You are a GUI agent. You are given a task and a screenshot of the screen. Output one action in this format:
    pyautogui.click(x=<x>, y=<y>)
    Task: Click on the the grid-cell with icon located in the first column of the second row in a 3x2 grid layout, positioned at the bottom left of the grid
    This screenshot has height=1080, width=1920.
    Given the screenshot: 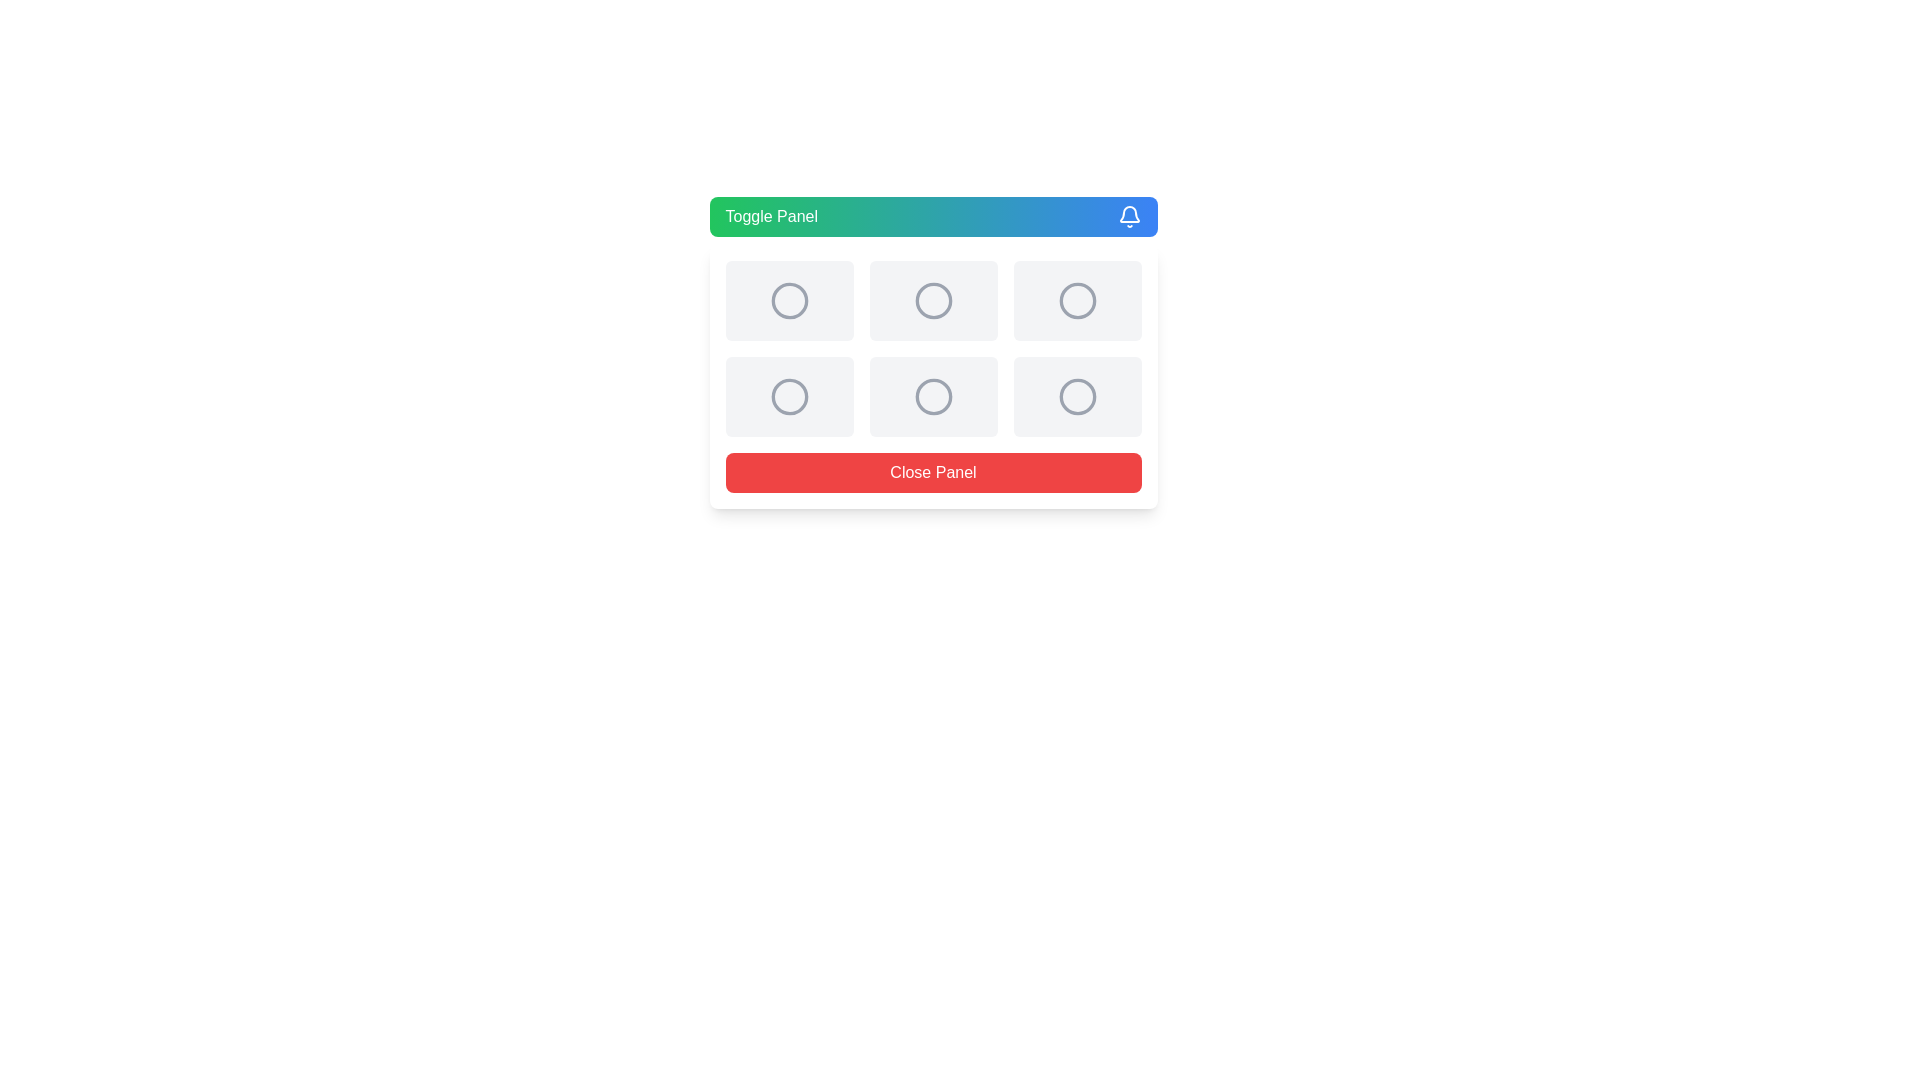 What is the action you would take?
    pyautogui.click(x=788, y=397)
    